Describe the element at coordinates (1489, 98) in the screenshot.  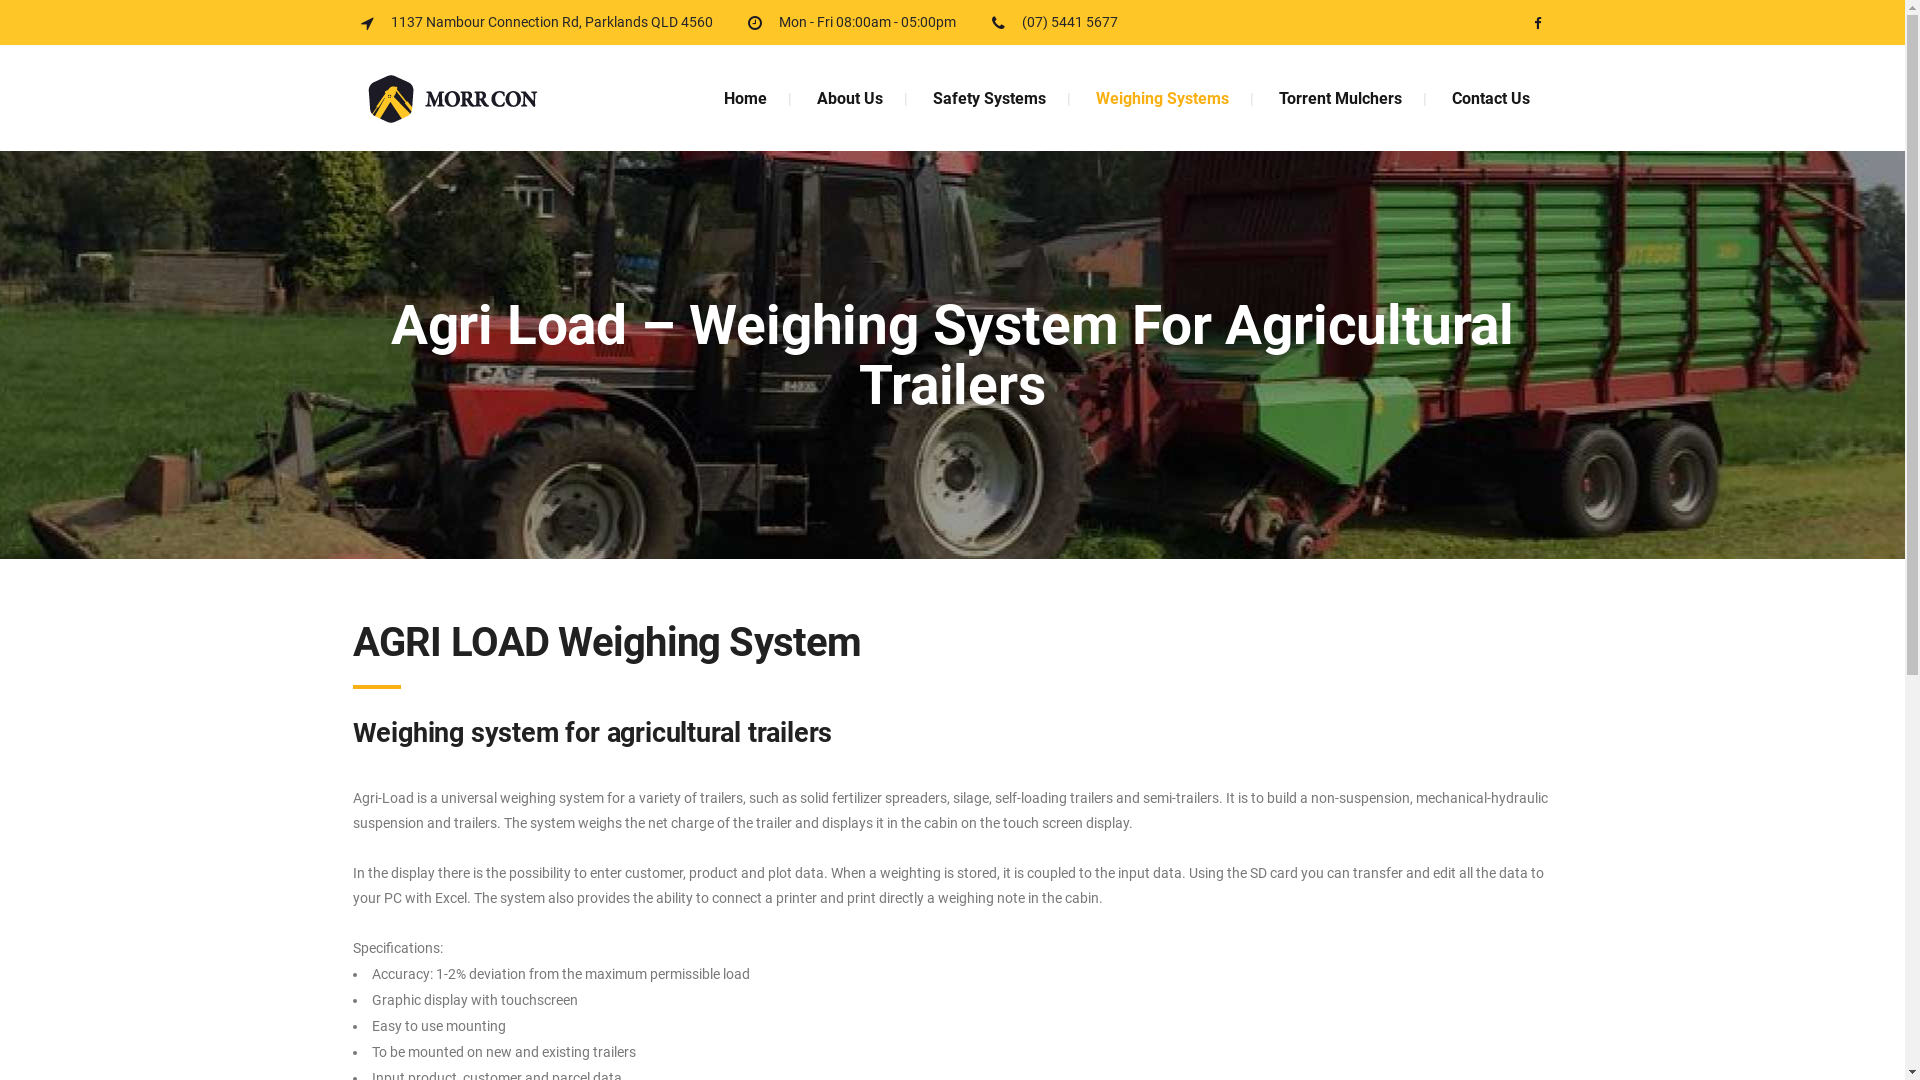
I see `'Contact Us'` at that location.